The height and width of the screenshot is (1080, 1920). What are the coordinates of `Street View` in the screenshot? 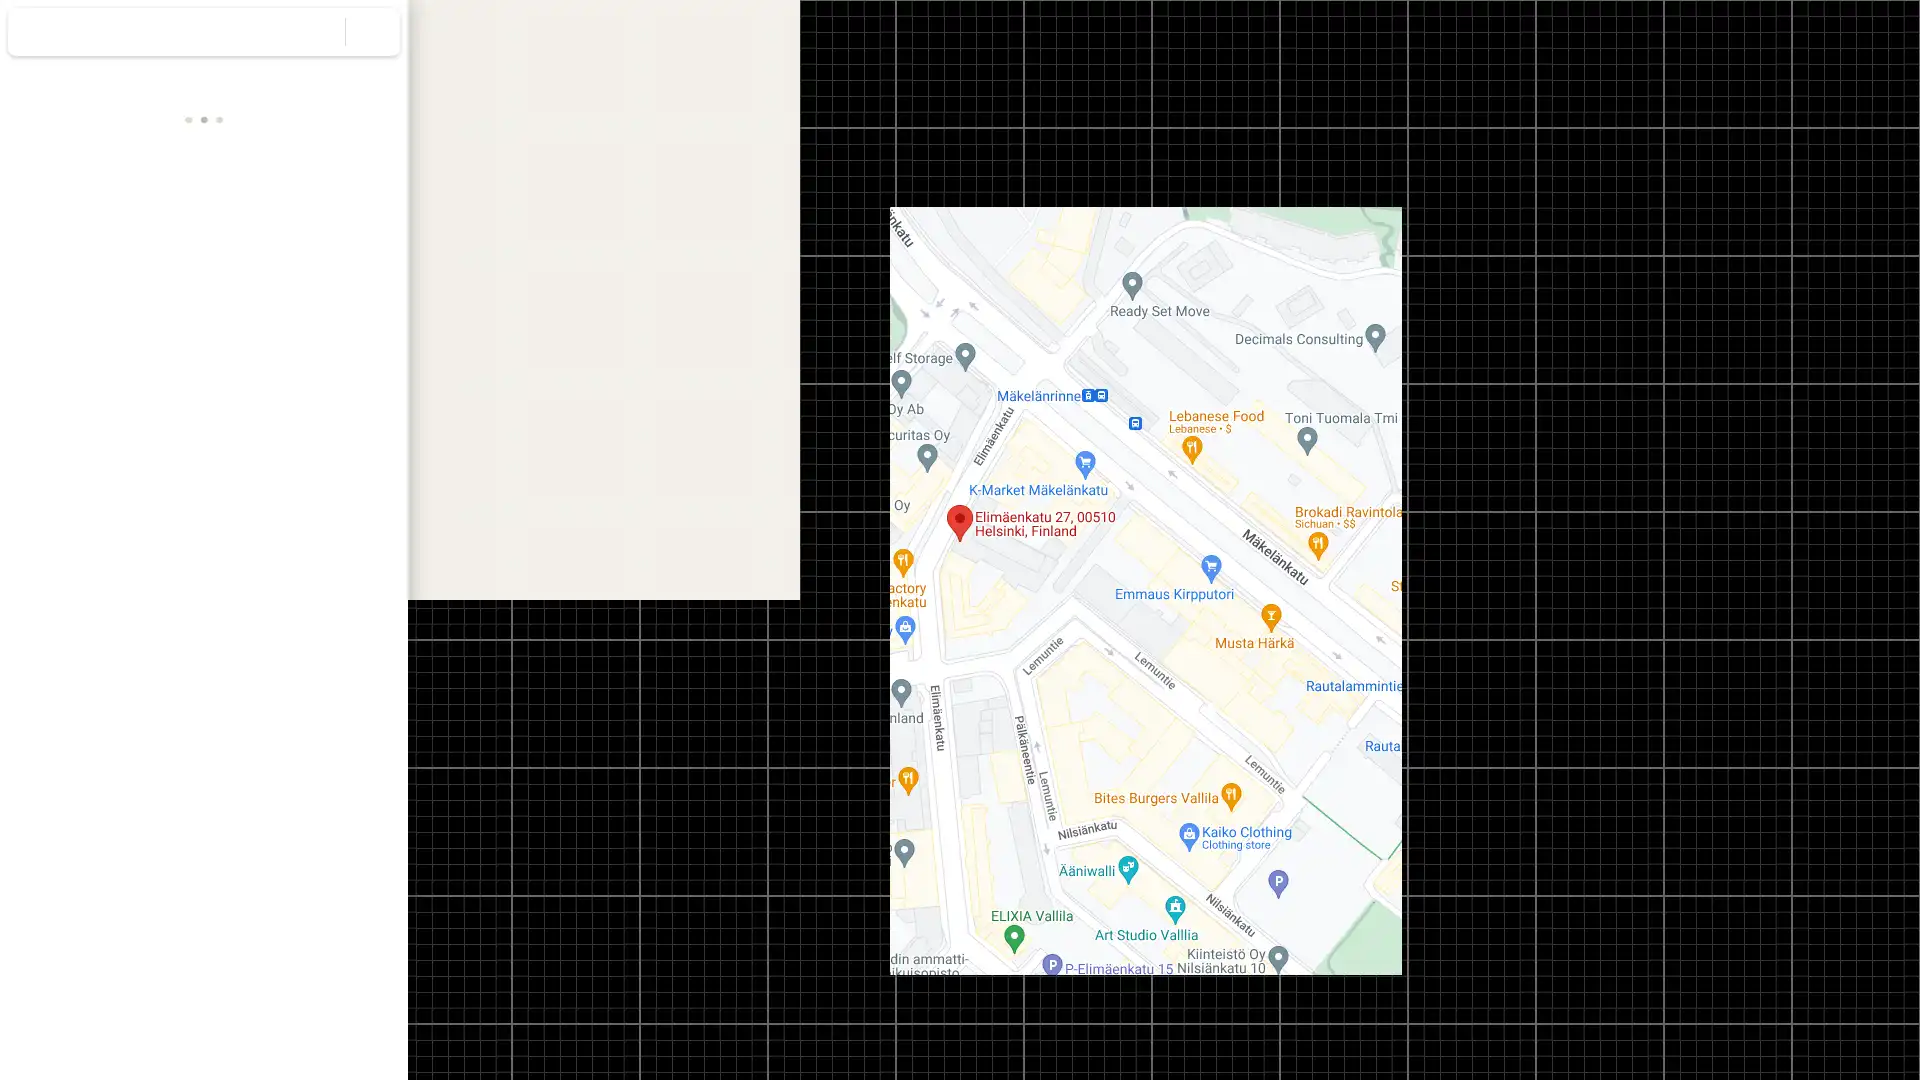 It's located at (204, 733).